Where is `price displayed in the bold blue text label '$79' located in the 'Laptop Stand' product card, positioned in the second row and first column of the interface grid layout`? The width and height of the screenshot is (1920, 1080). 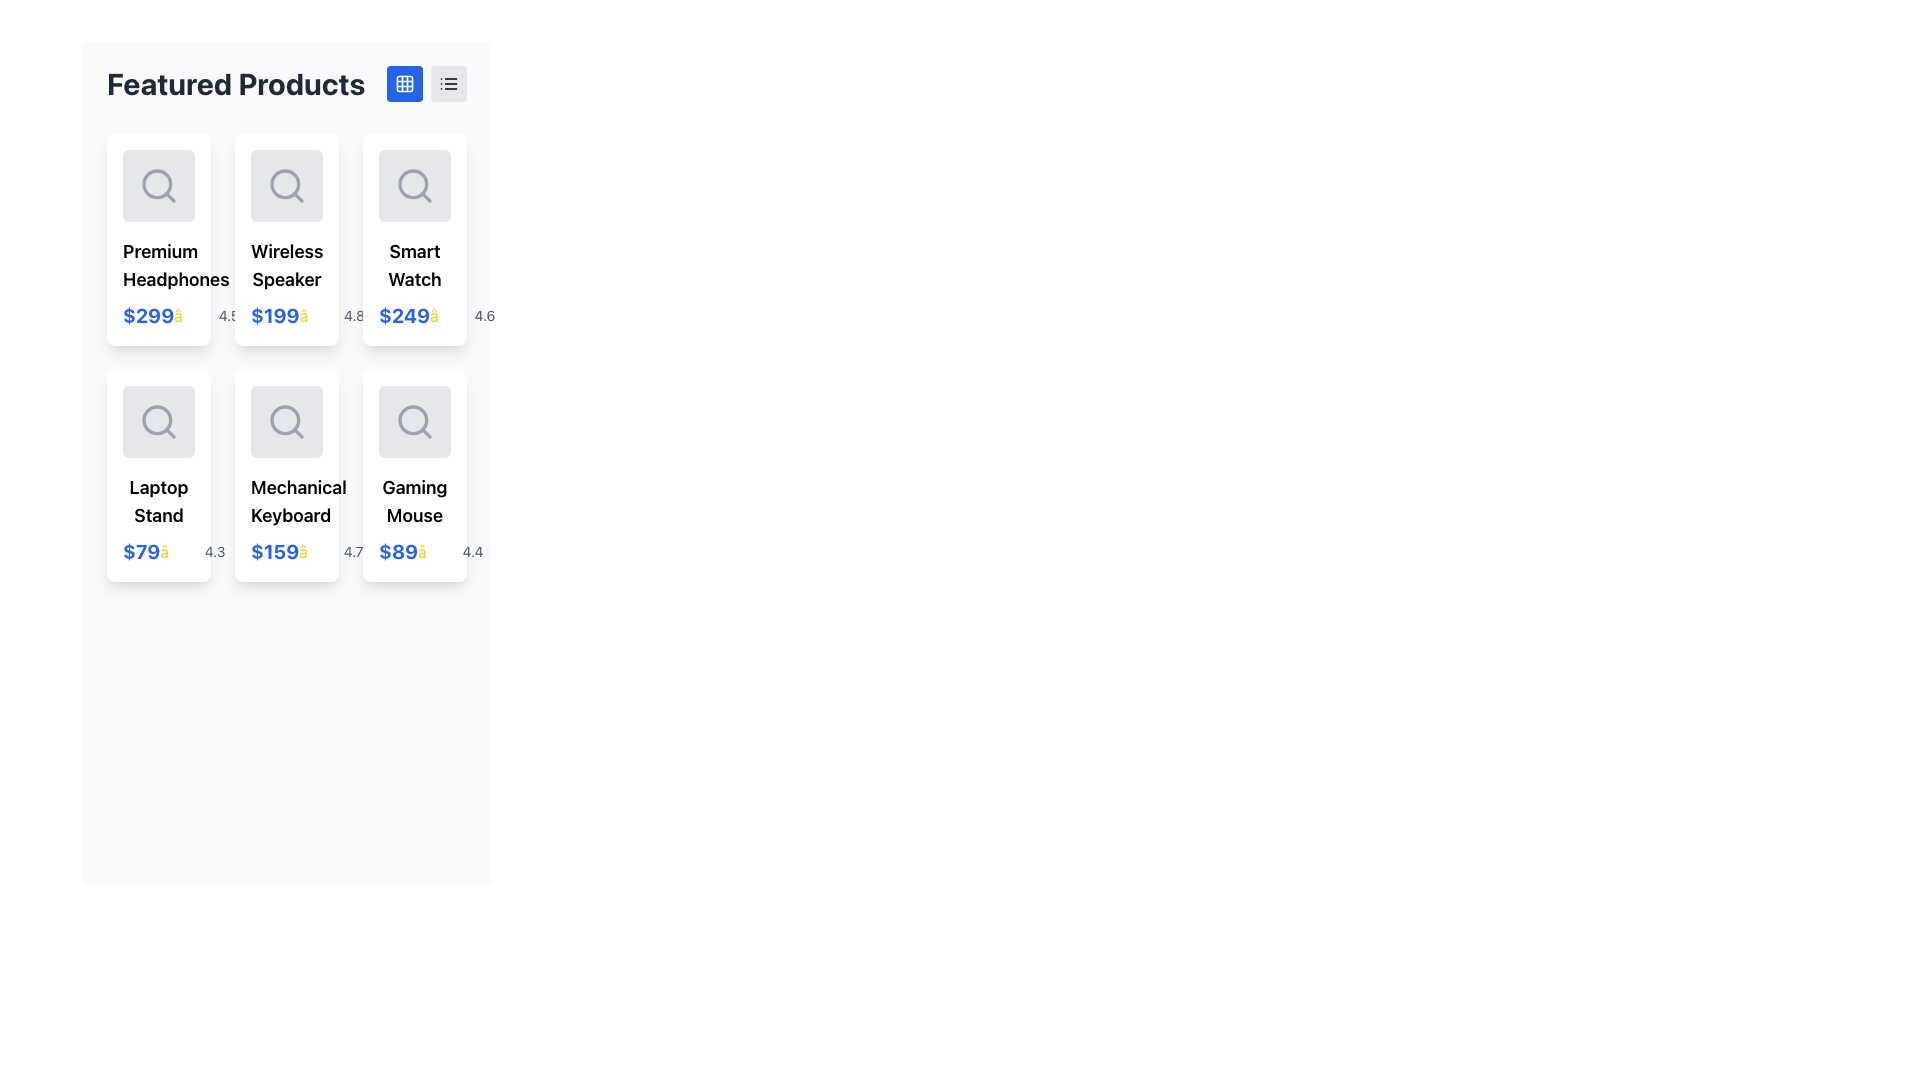
price displayed in the bold blue text label '$79' located in the 'Laptop Stand' product card, positioned in the second row and first column of the interface grid layout is located at coordinates (140, 551).